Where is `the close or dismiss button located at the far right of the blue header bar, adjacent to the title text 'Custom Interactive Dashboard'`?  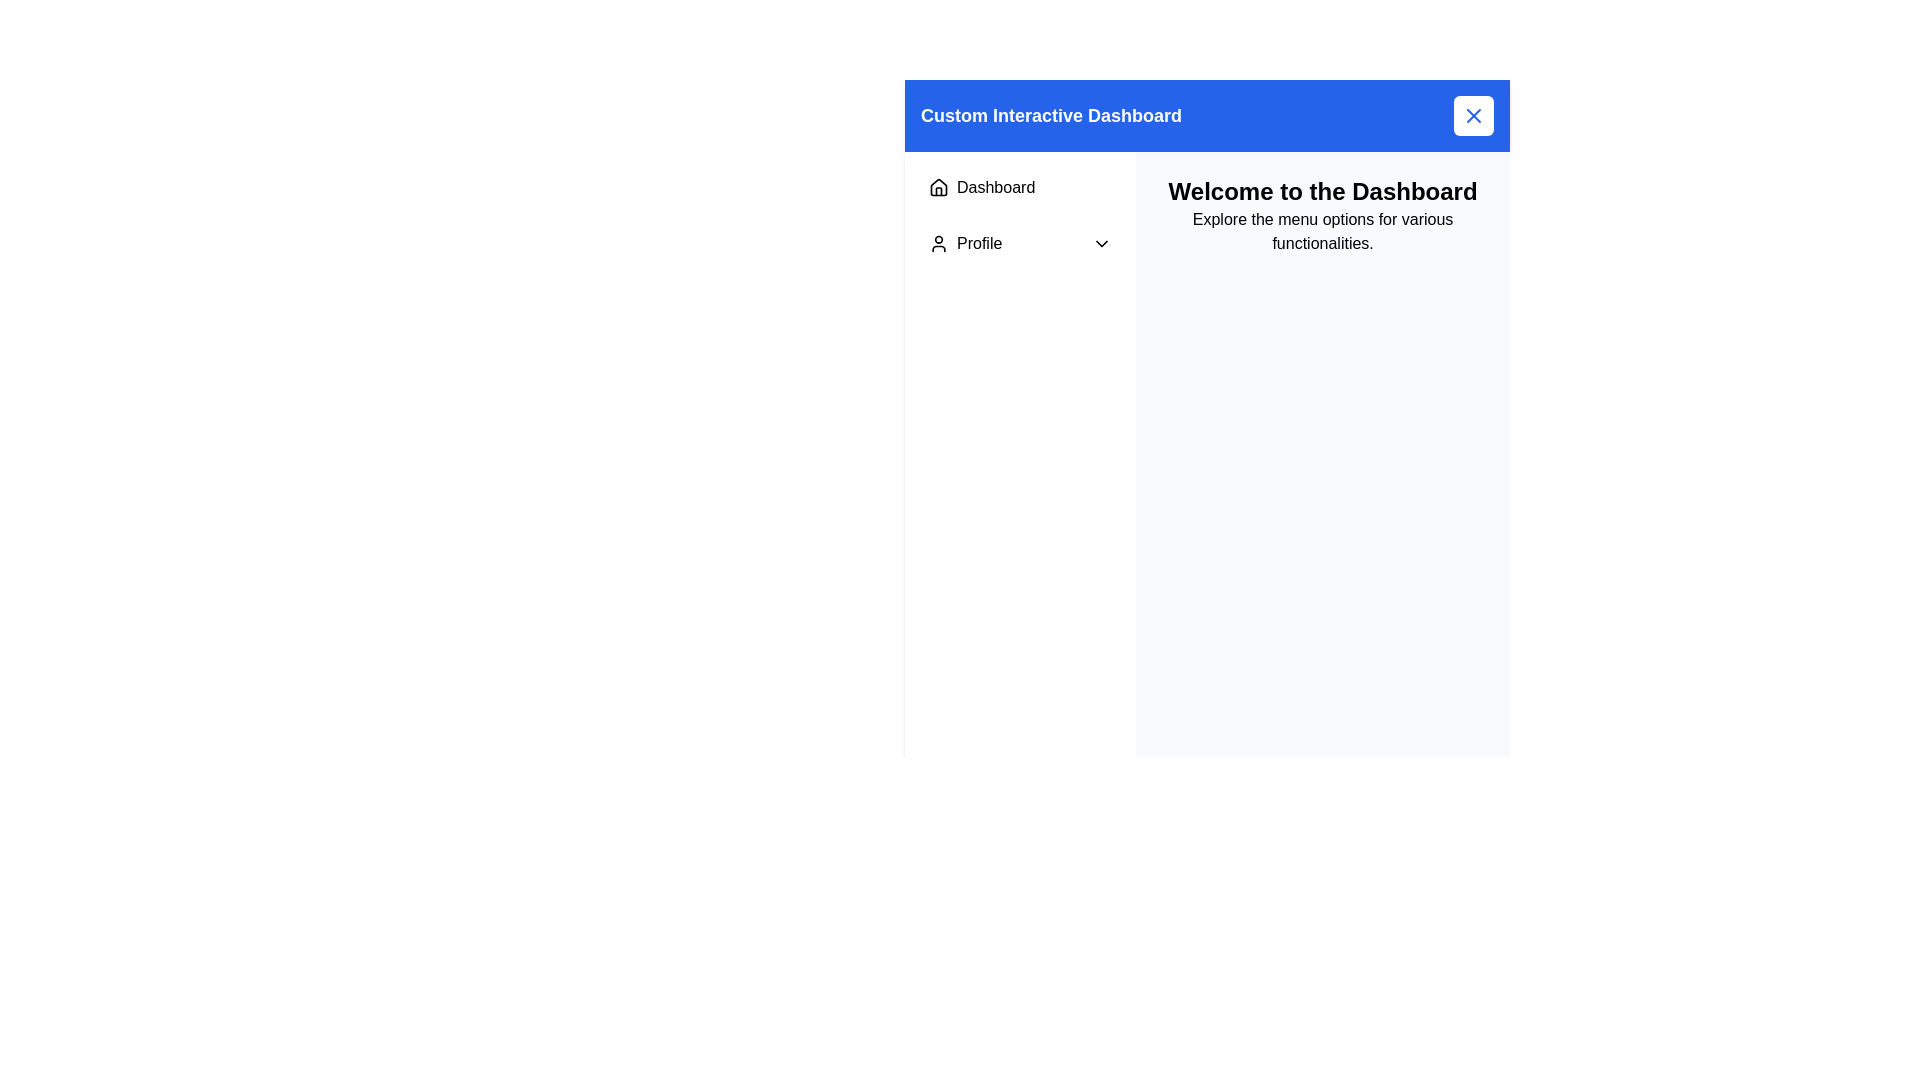 the close or dismiss button located at the far right of the blue header bar, adjacent to the title text 'Custom Interactive Dashboard' is located at coordinates (1473, 115).